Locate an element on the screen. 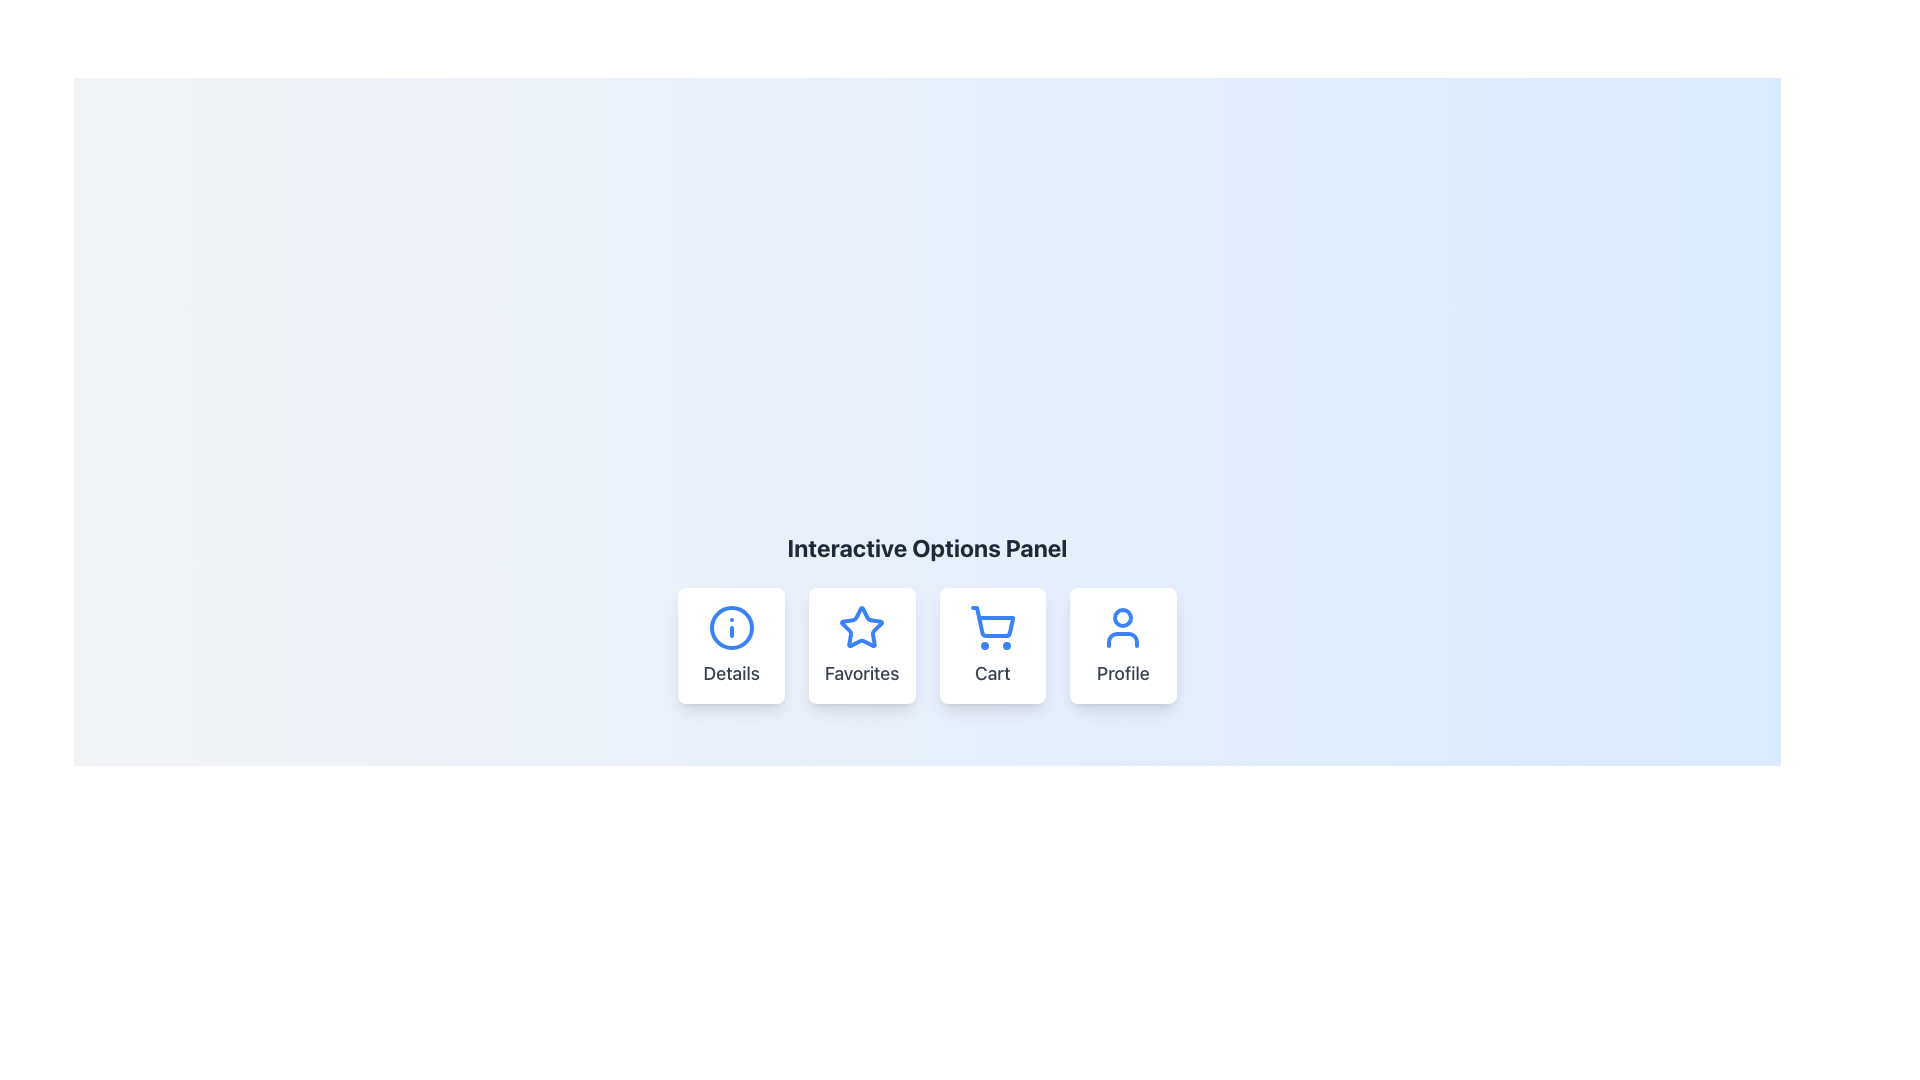 This screenshot has width=1920, height=1080. the text label that reads 'Cart', which is styled with medium weight and dark gray color, positioned below the shopping cart icon in a rounded rectangular button as the third option in a set of four buttons is located at coordinates (992, 674).